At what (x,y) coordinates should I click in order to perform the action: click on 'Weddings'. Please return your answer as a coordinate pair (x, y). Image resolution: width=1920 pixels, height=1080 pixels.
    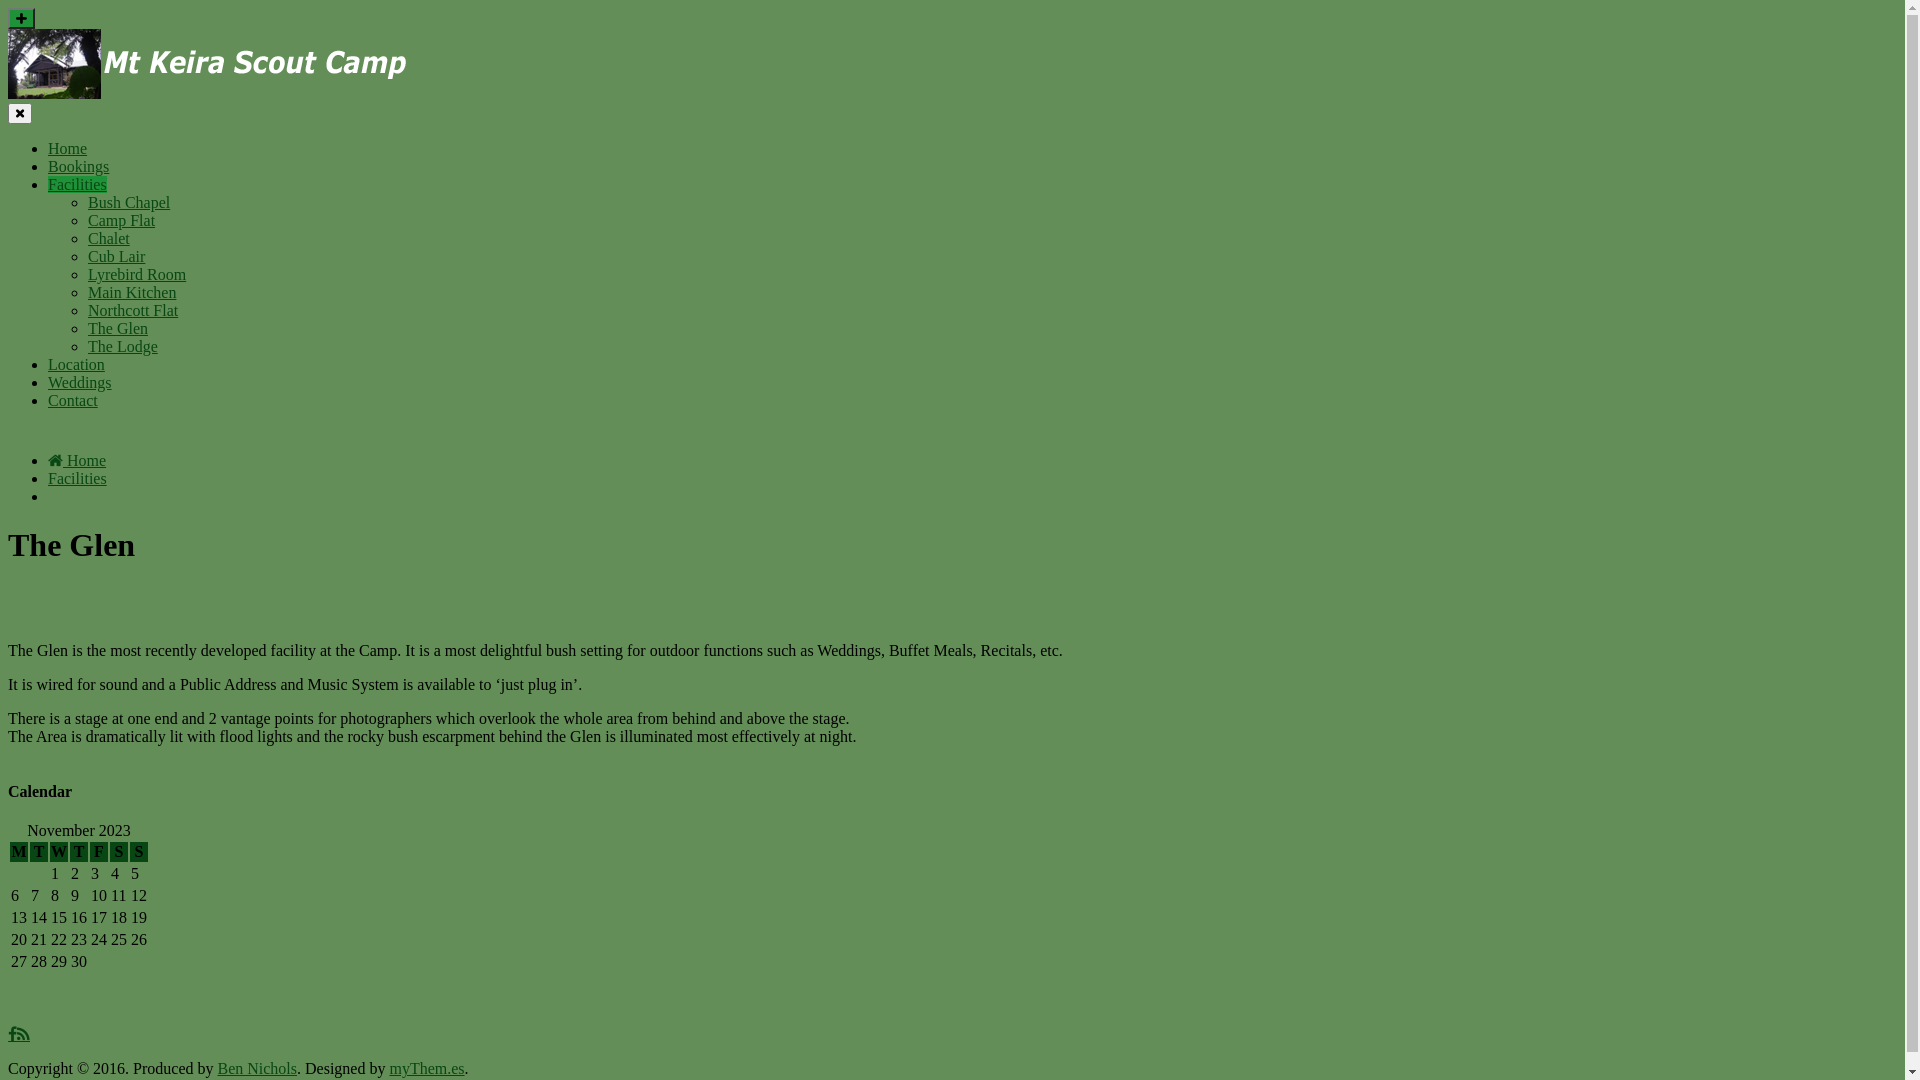
    Looking at the image, I should click on (80, 382).